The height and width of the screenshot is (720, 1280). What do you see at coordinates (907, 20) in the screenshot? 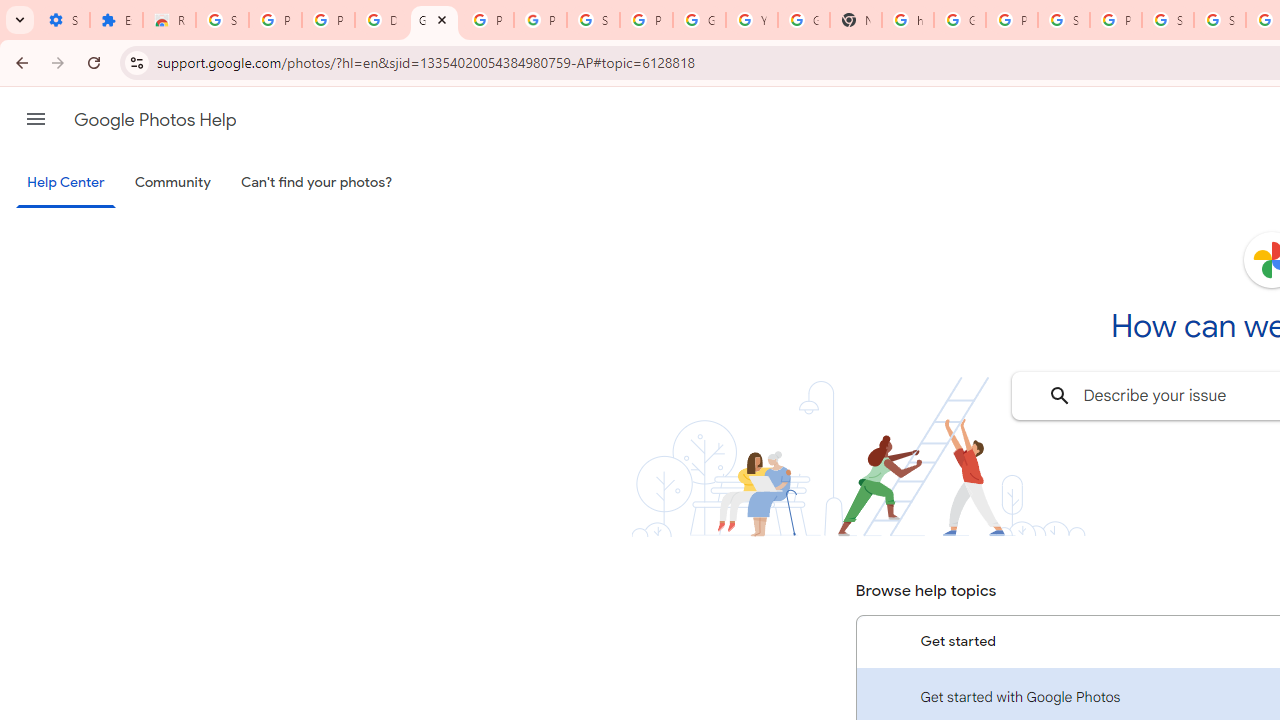
I see `'https://scholar.google.com/'` at bounding box center [907, 20].